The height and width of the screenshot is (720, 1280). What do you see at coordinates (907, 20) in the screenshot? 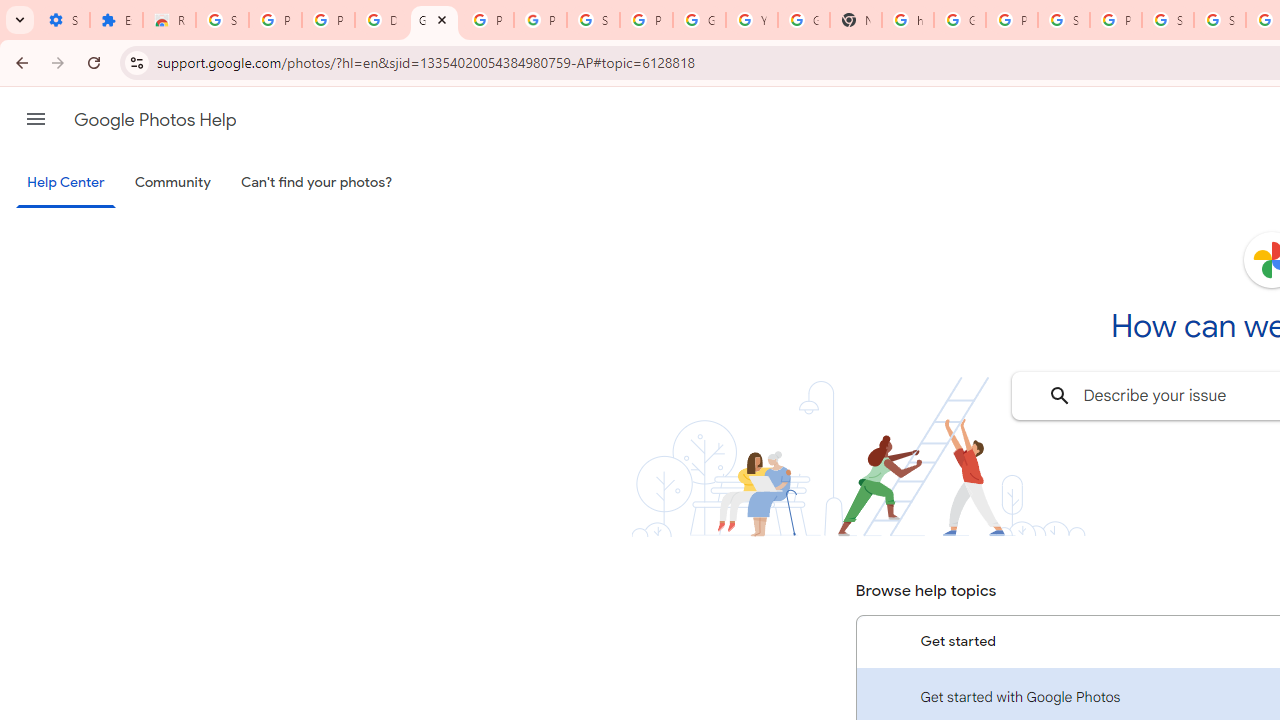
I see `'https://scholar.google.com/'` at bounding box center [907, 20].